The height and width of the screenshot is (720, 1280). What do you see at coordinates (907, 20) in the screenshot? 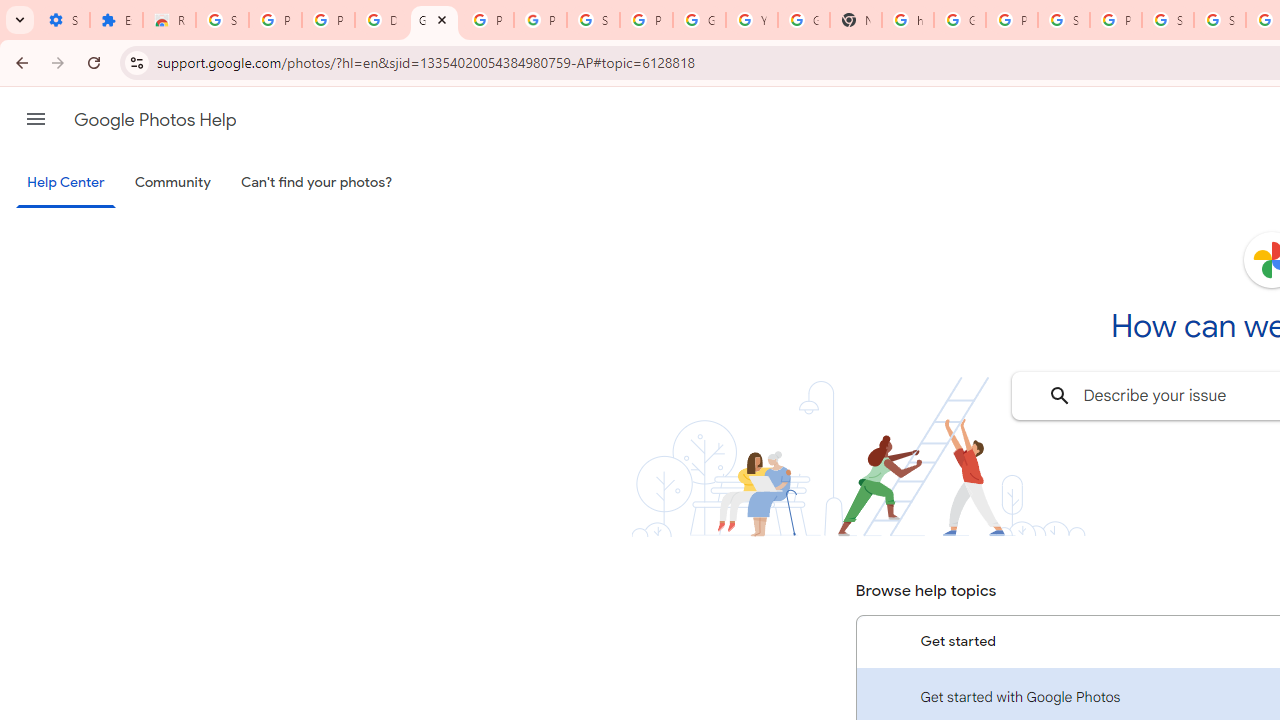
I see `'https://scholar.google.com/'` at bounding box center [907, 20].